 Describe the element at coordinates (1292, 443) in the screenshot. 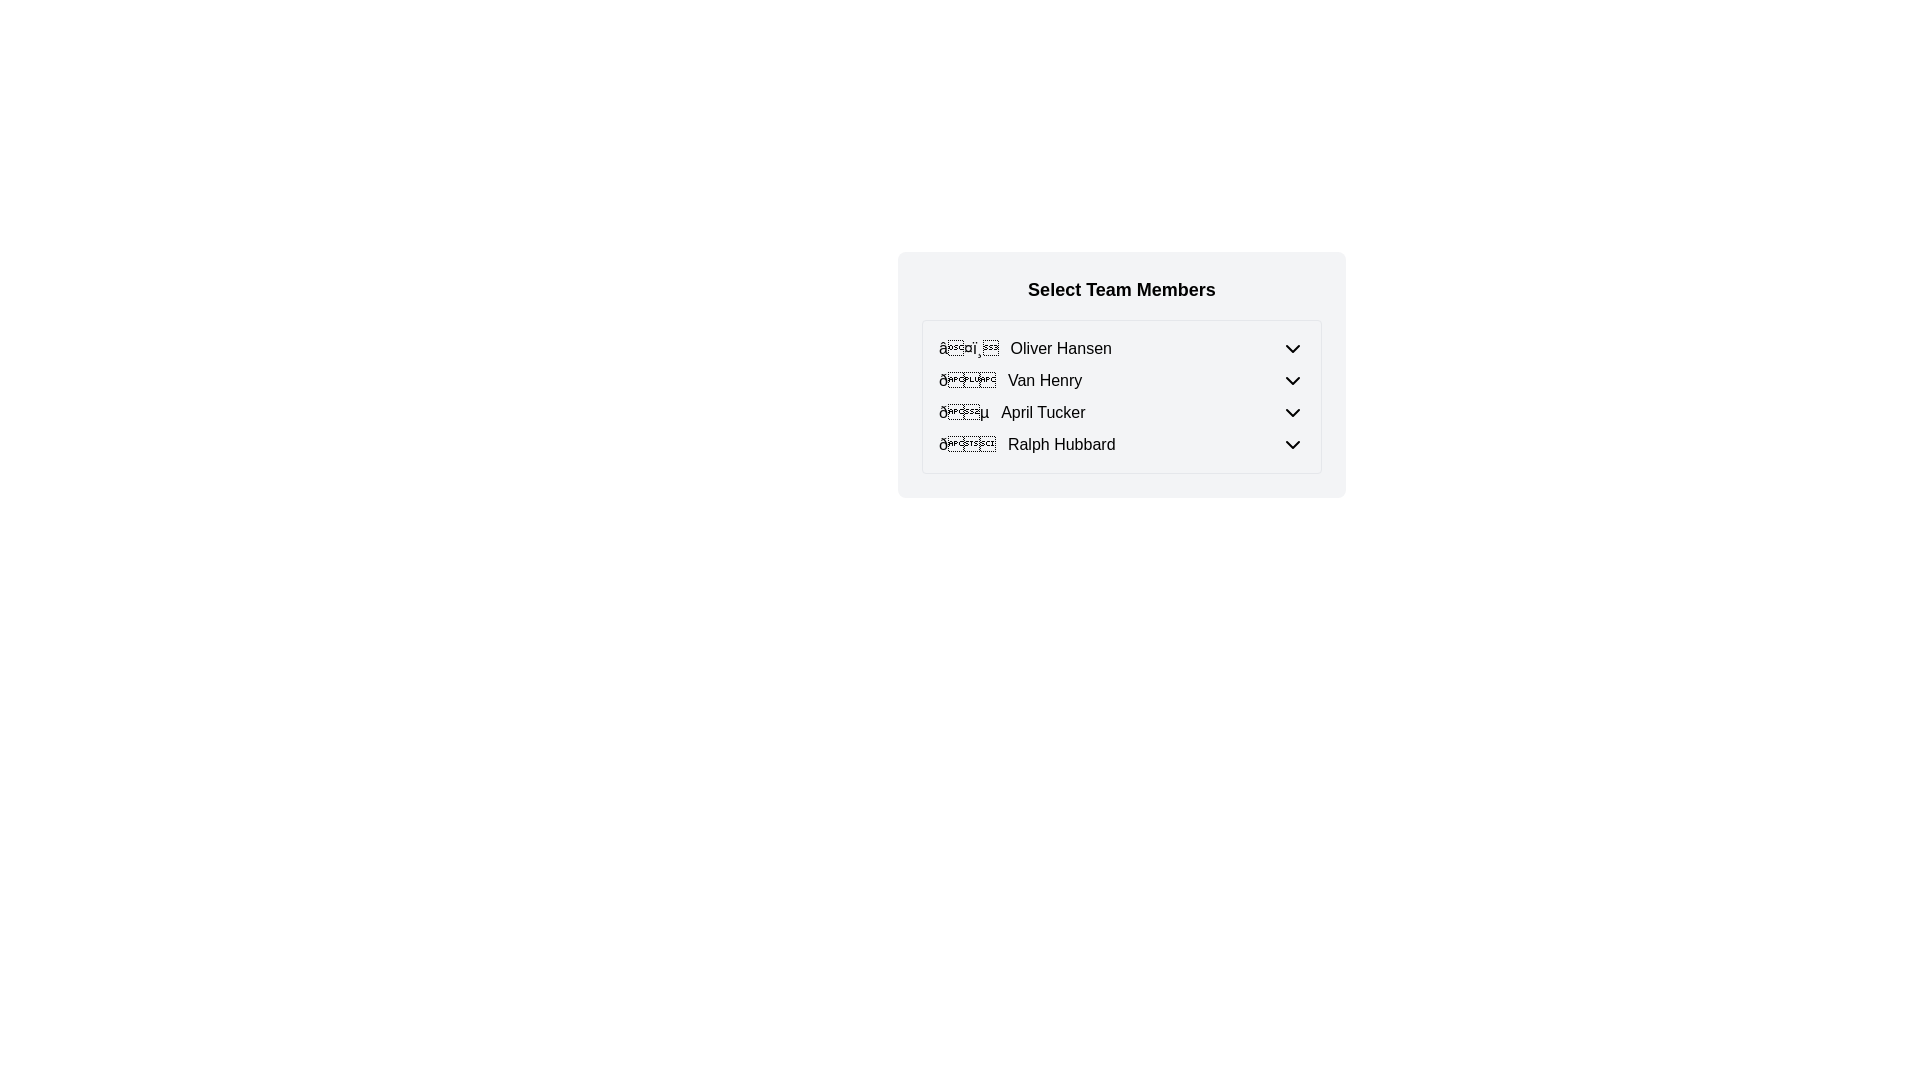

I see `the downward-pointing chevron icon` at that location.